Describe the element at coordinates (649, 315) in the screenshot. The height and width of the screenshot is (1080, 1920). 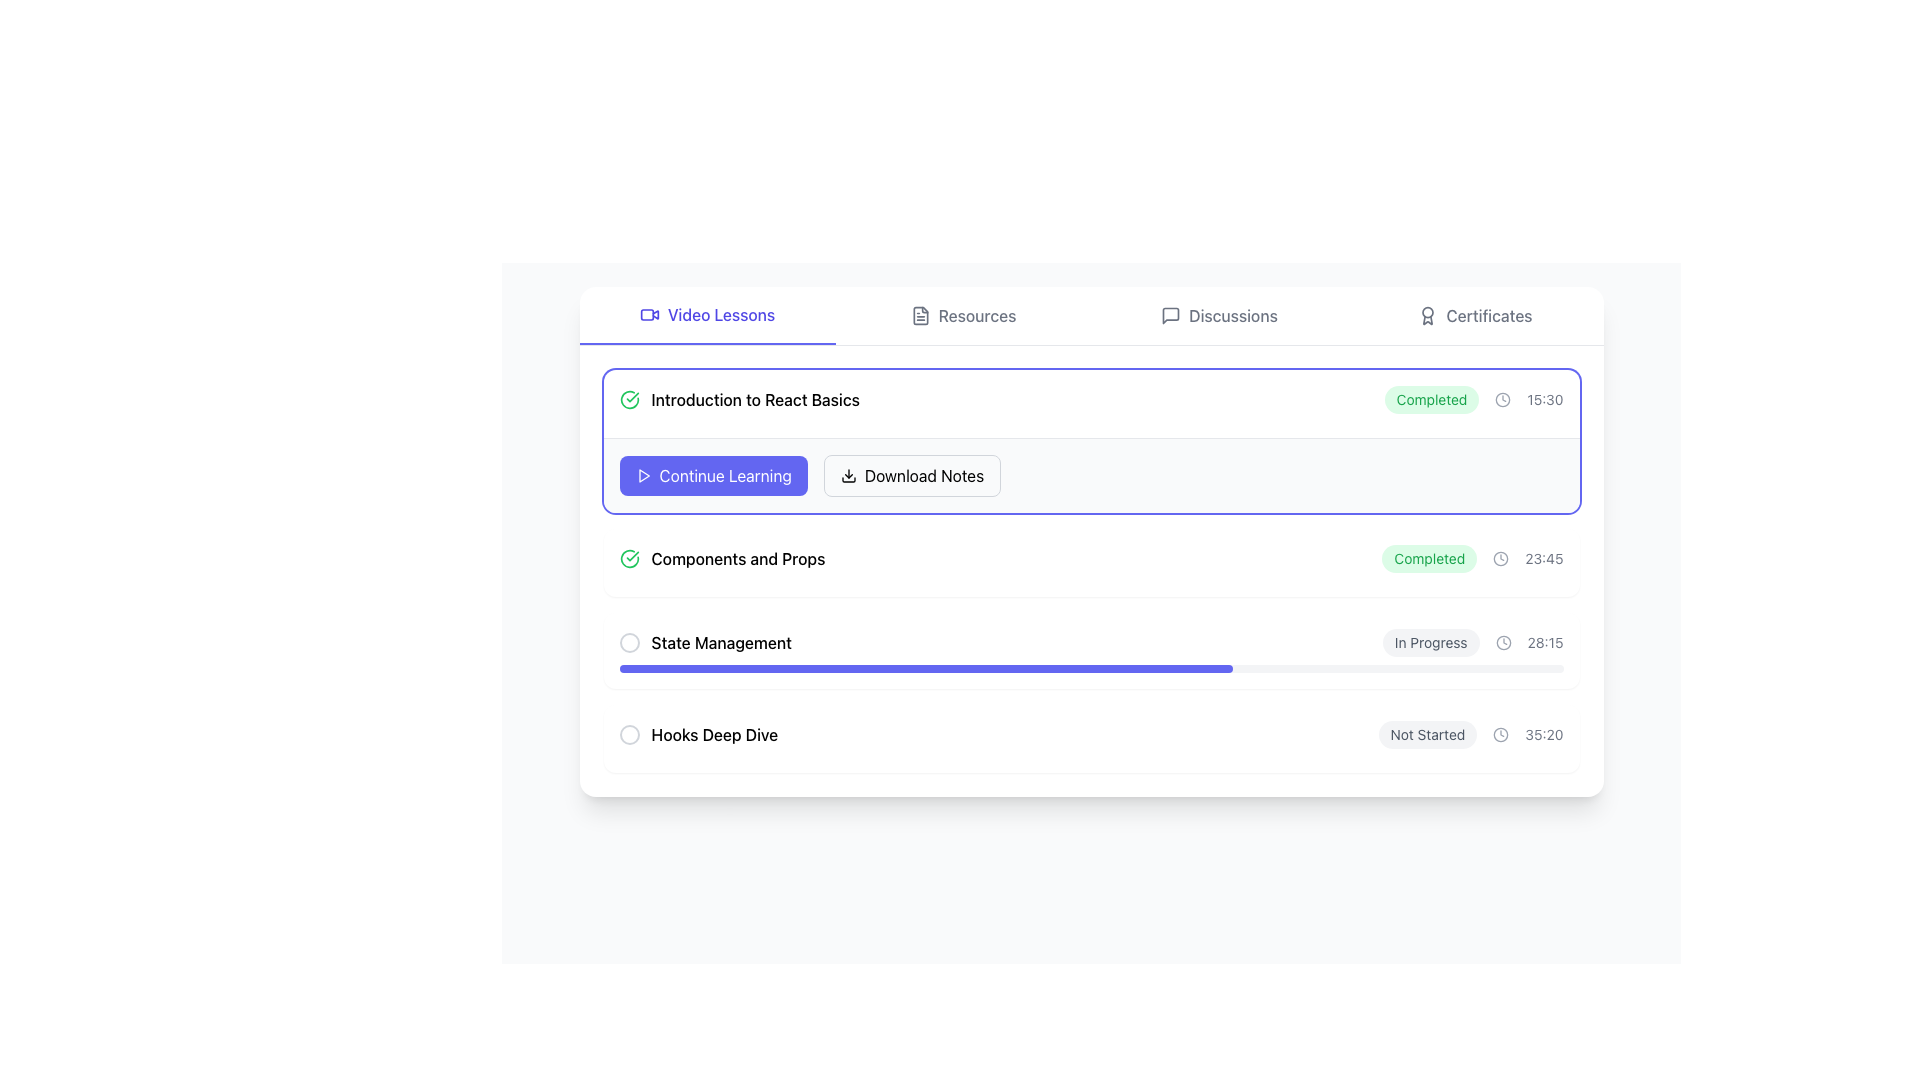
I see `the SVG video camera icon located to the left of the 'Video Lessons' text in the tab section` at that location.